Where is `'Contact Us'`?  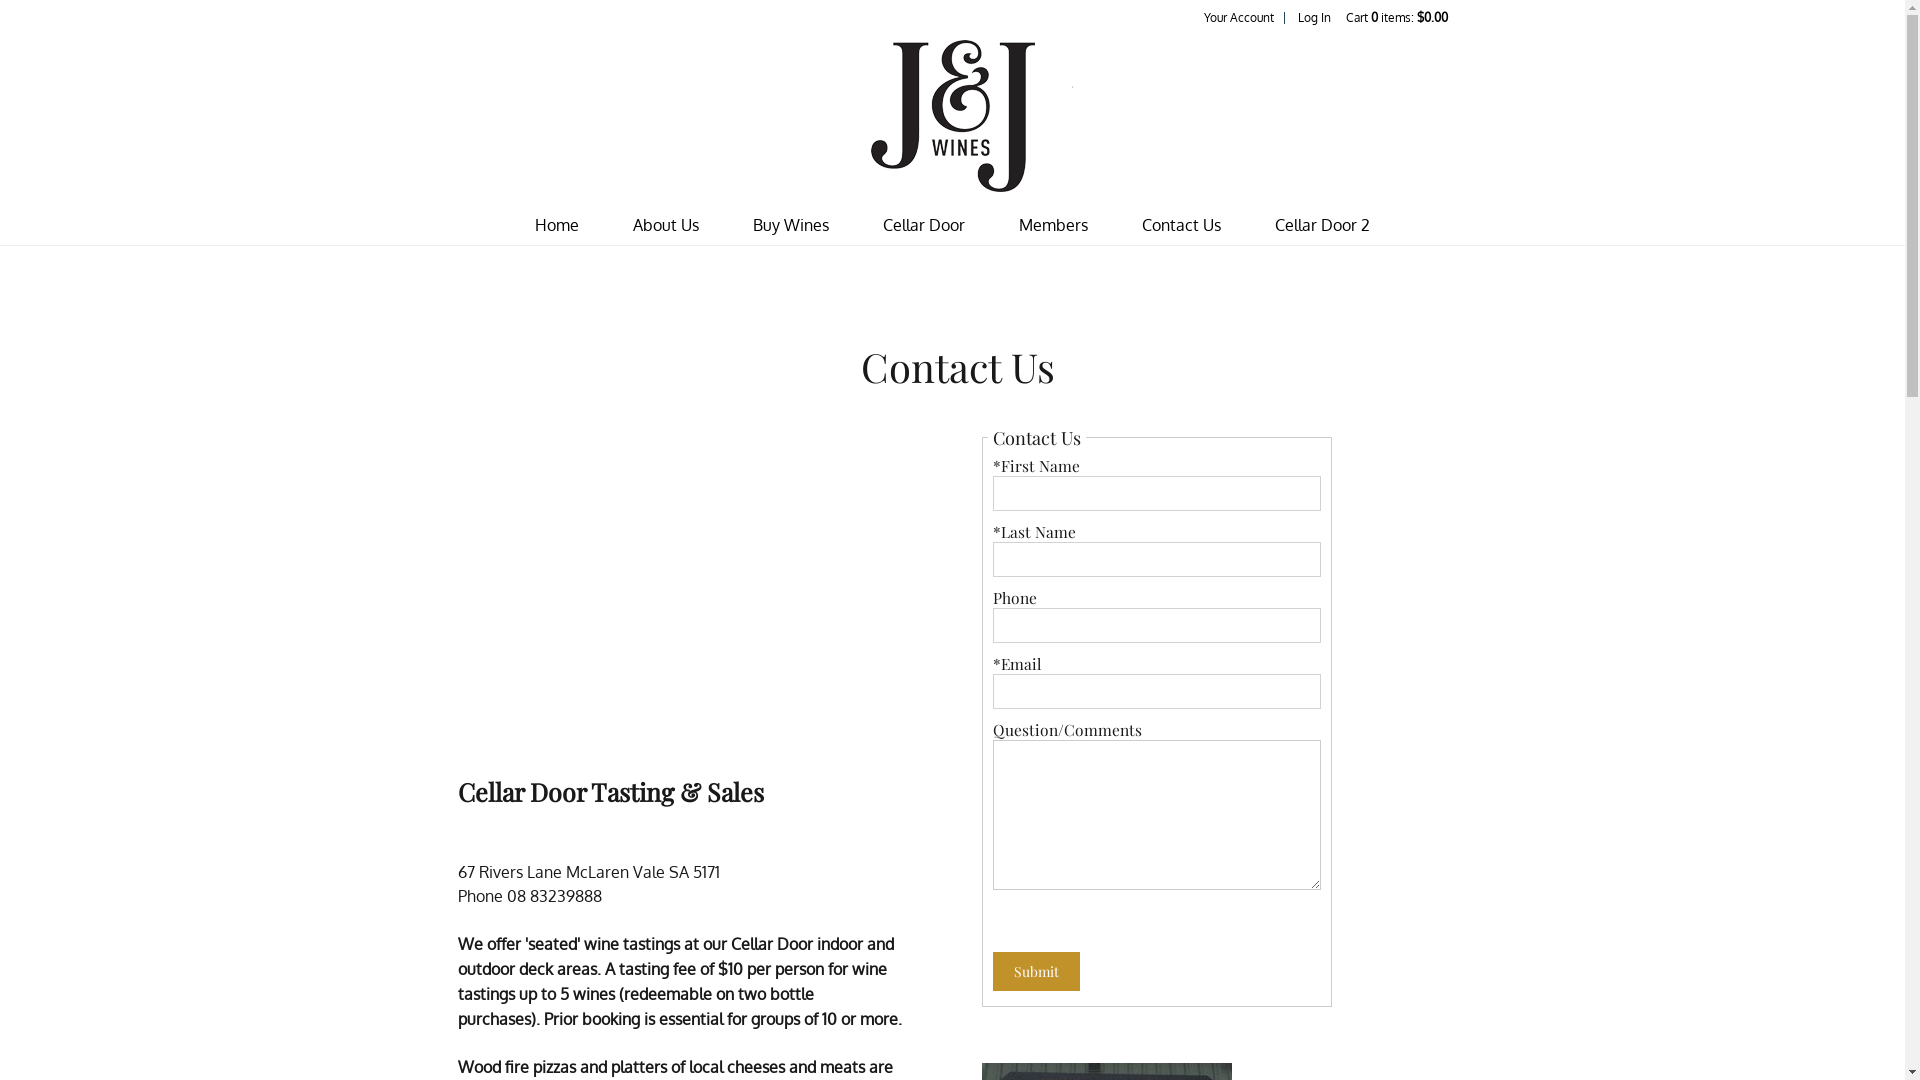
'Contact Us' is located at coordinates (1181, 225).